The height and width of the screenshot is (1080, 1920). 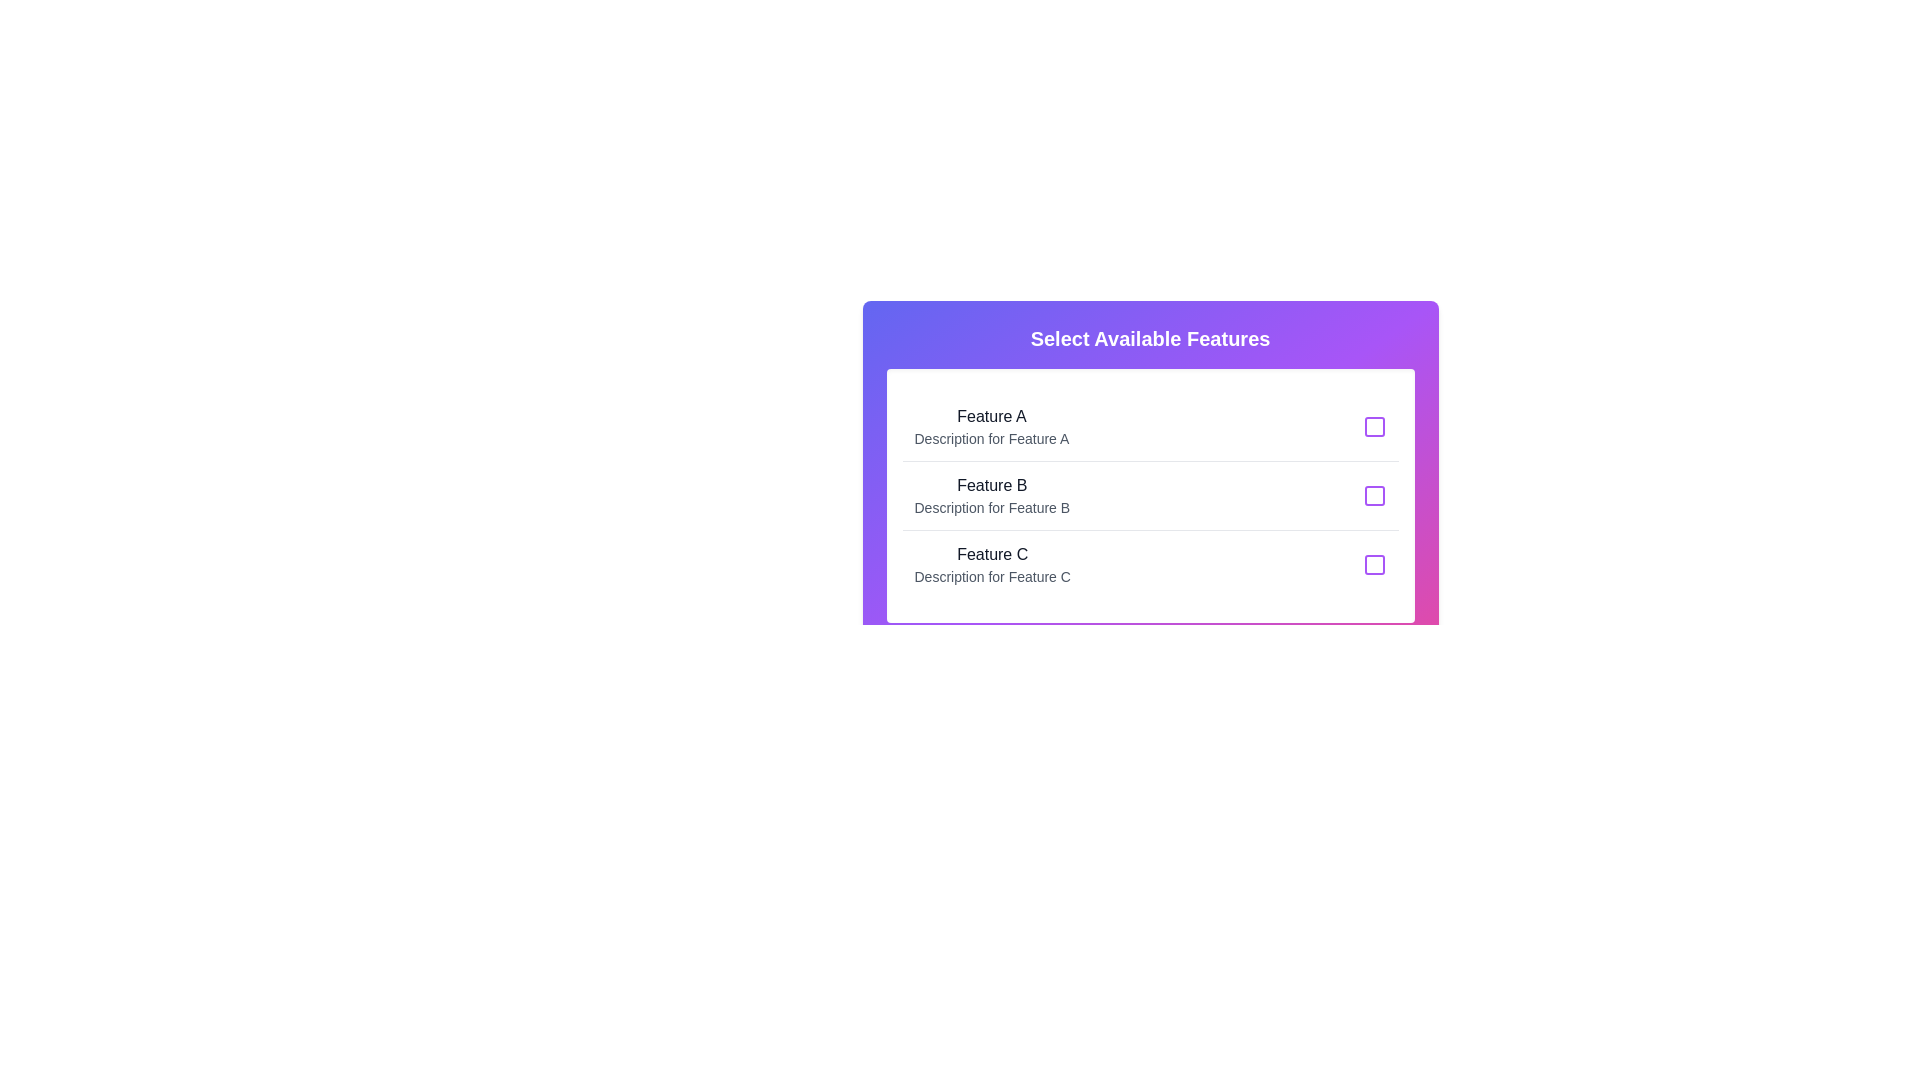 I want to click on the text element displaying 'Description for Feature B', which is located below the bold header 'Feature B' in the vertical list of selectable features, so click(x=992, y=507).